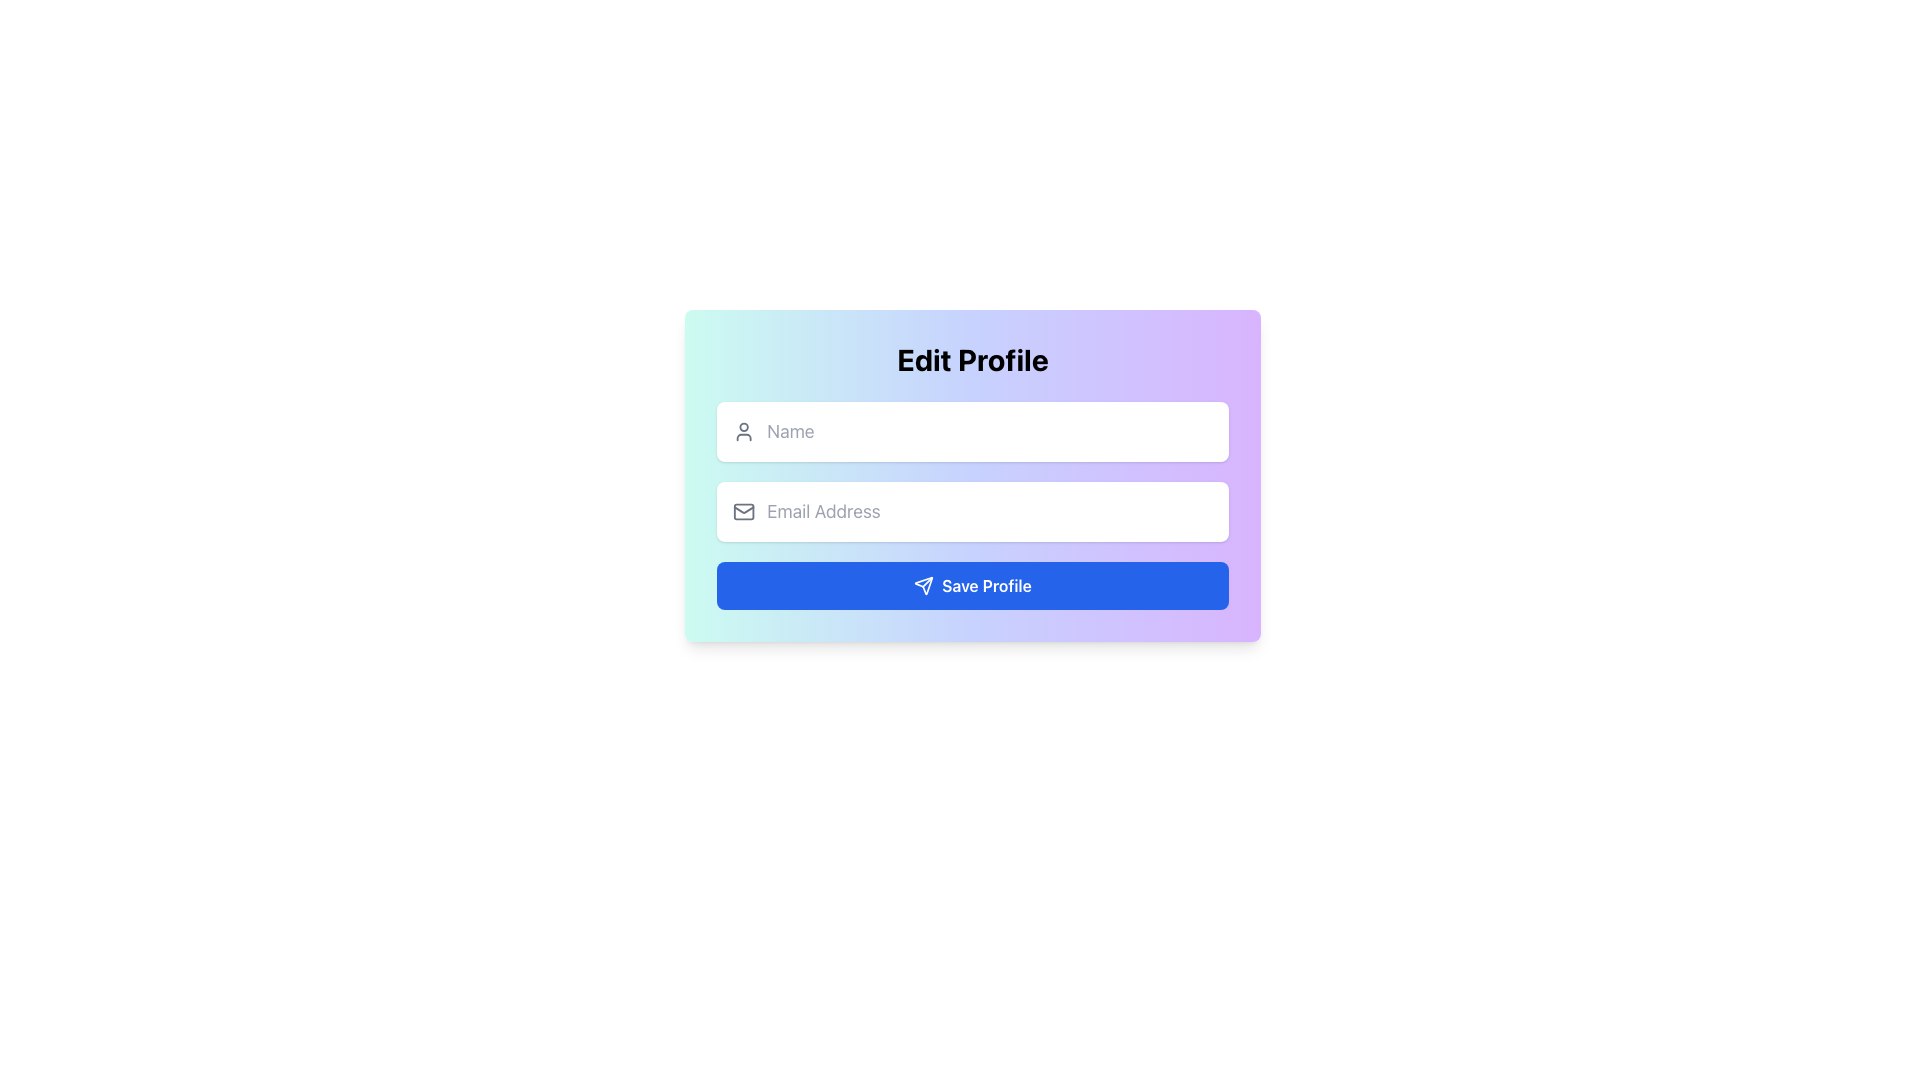  I want to click on the 'Edit Profile' header text, which is prominently displayed in bold at the top of a card interface with a gradient background, so click(973, 358).